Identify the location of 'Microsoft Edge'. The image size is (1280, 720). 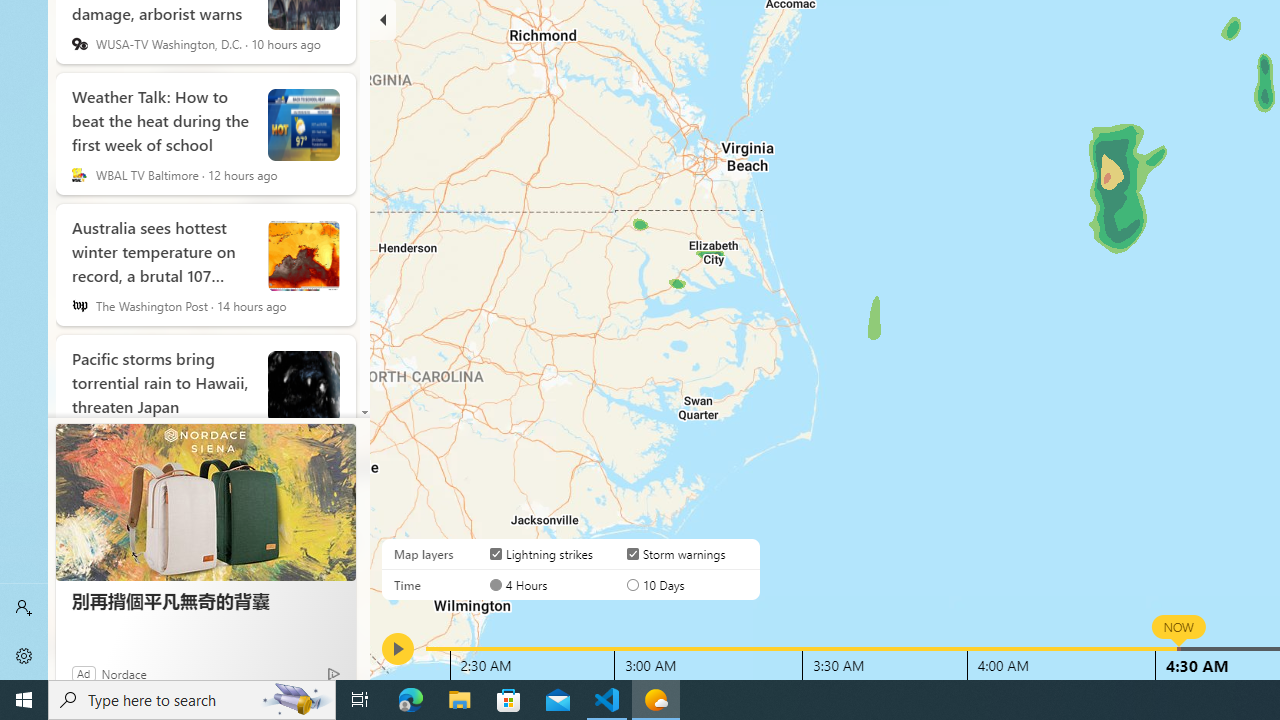
(410, 698).